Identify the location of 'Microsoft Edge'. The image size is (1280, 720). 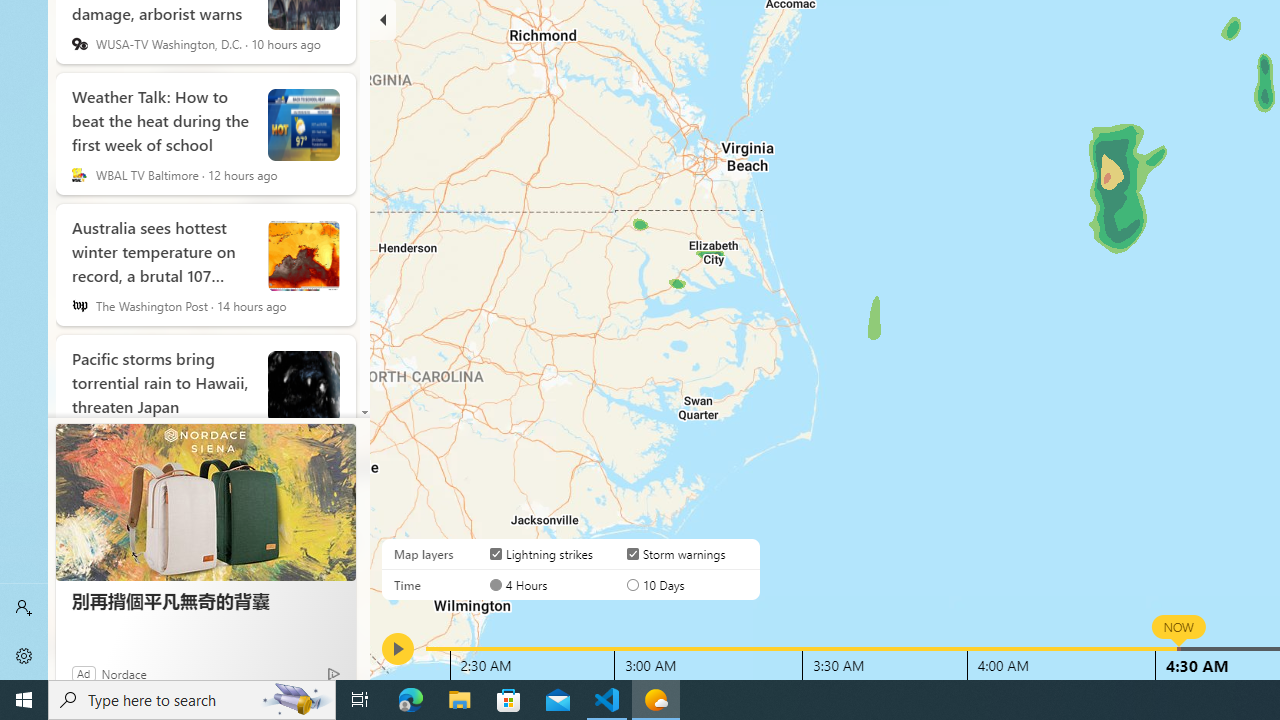
(410, 698).